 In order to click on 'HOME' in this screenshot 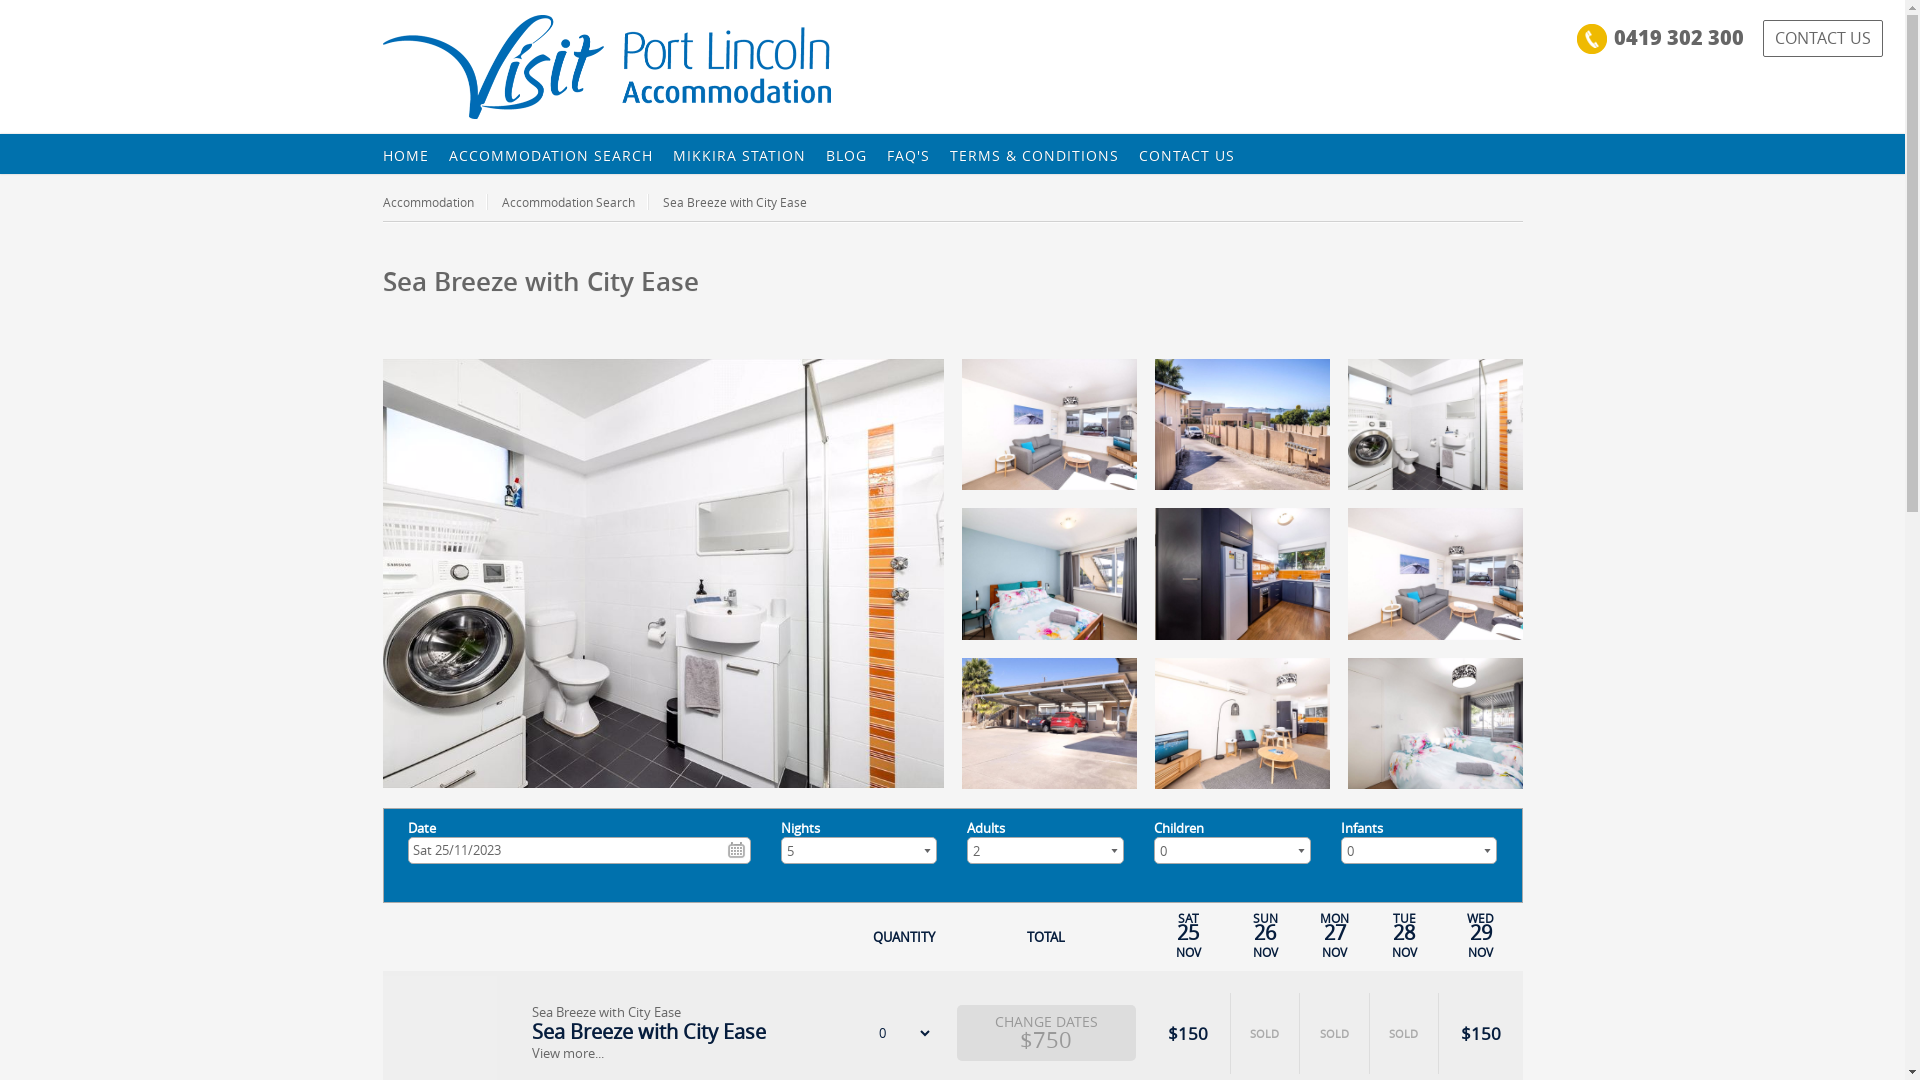, I will do `click(403, 154)`.